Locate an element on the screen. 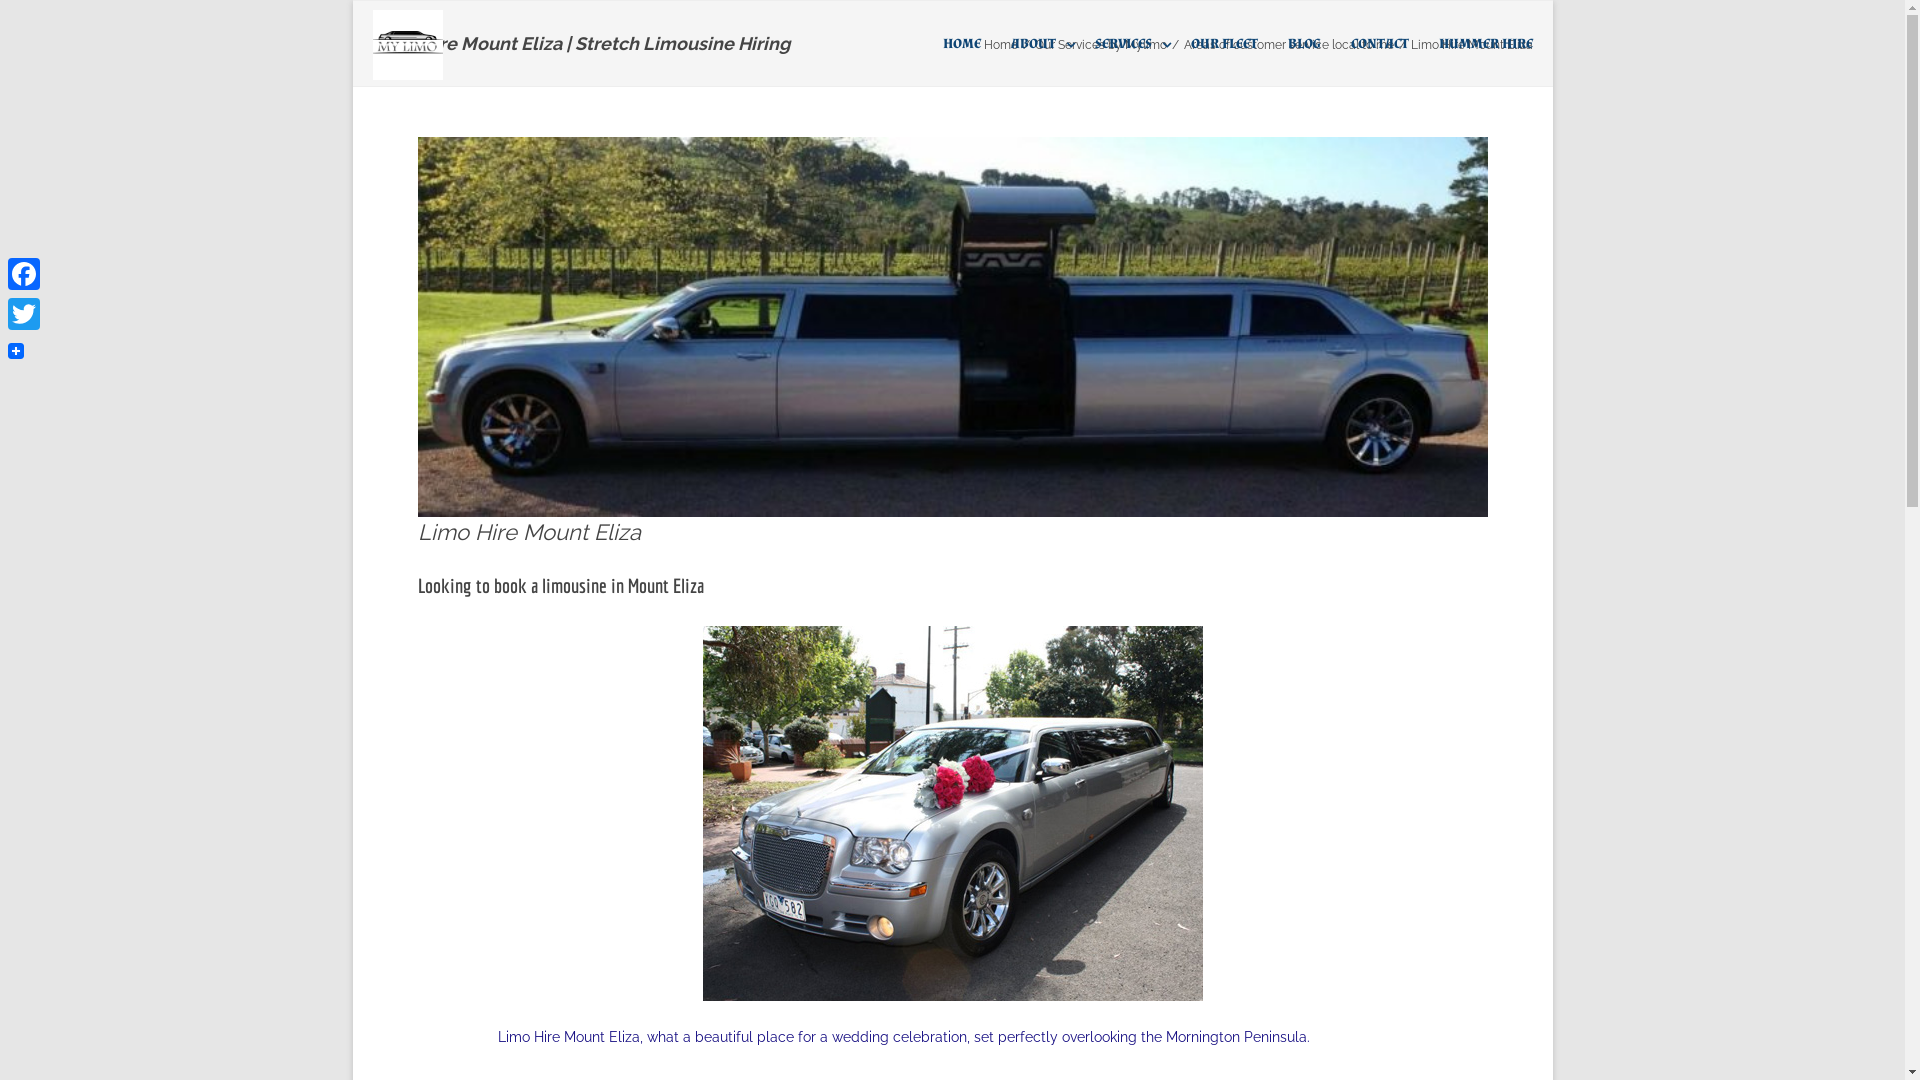 The width and height of the screenshot is (1920, 1080). 'BLOG' is located at coordinates (1304, 43).